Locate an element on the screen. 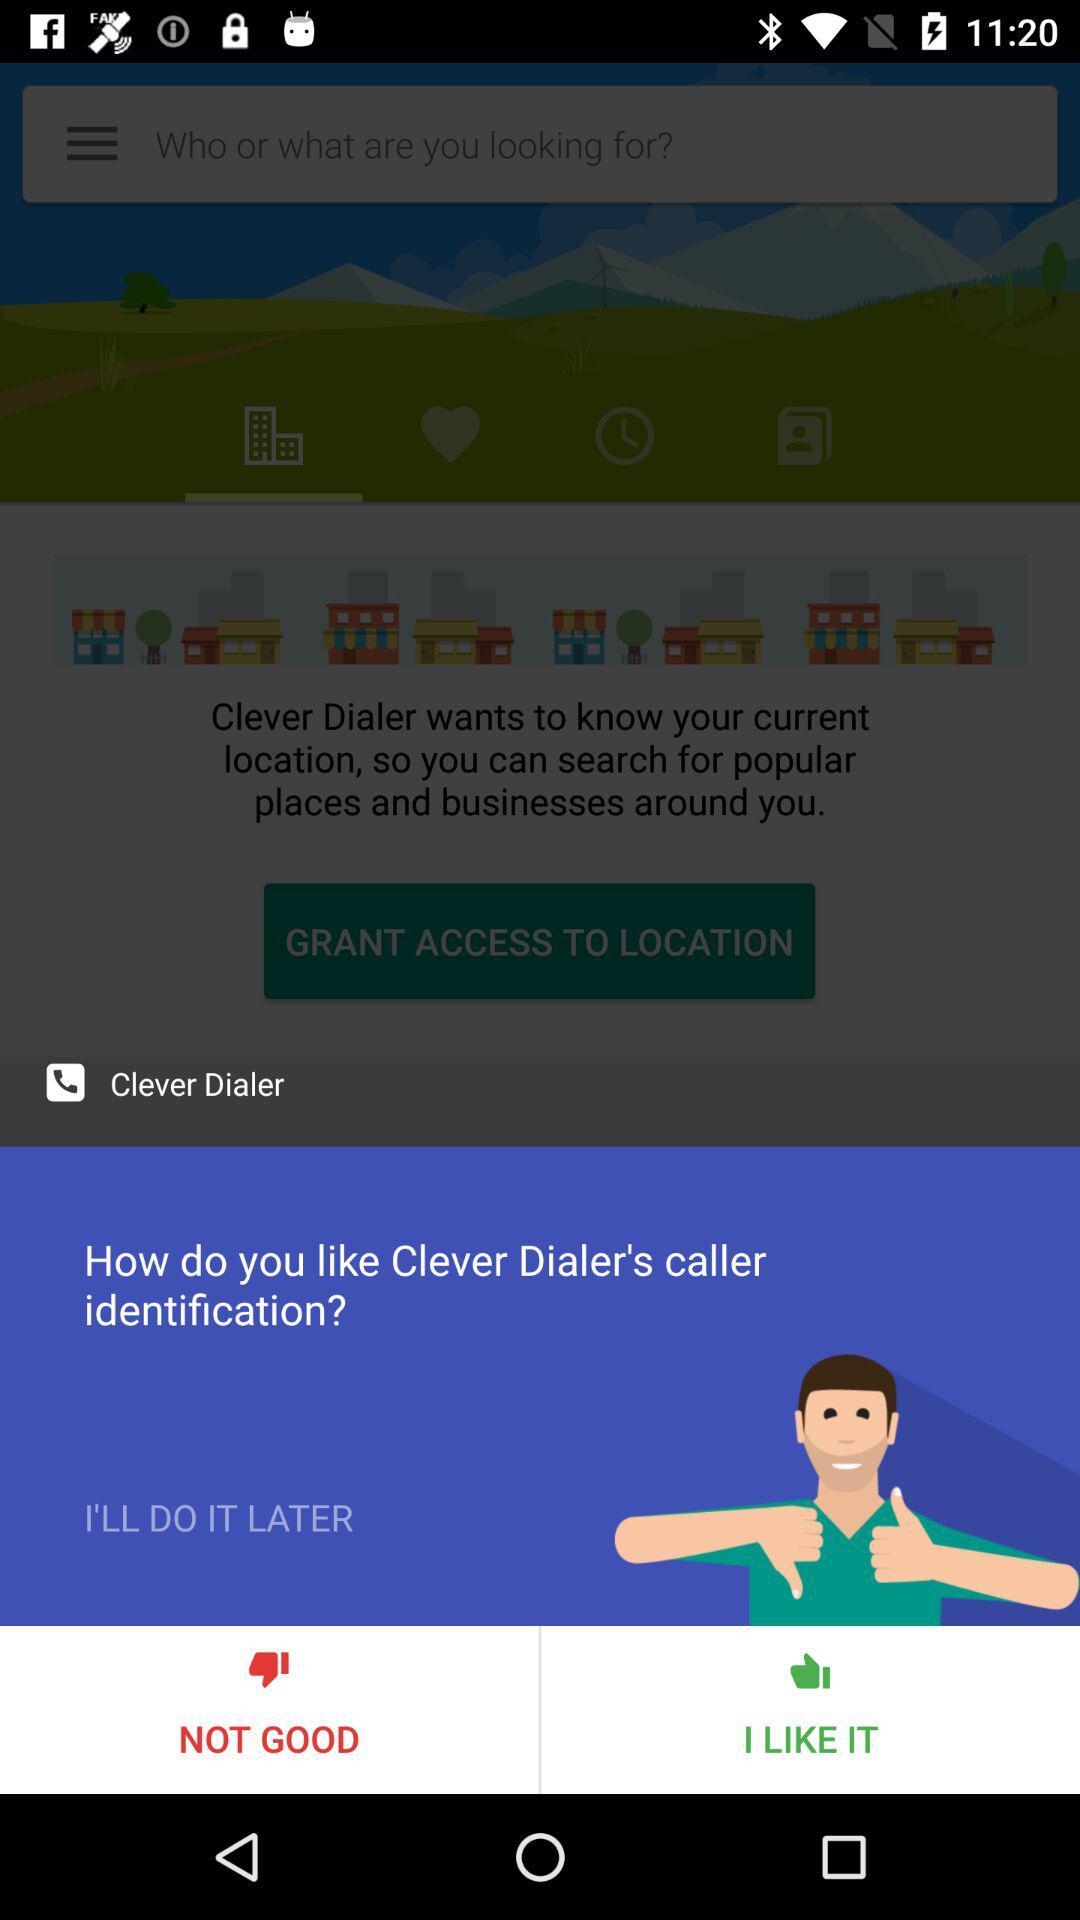 This screenshot has height=1920, width=1080. icon above clever dialer icon is located at coordinates (540, 561).